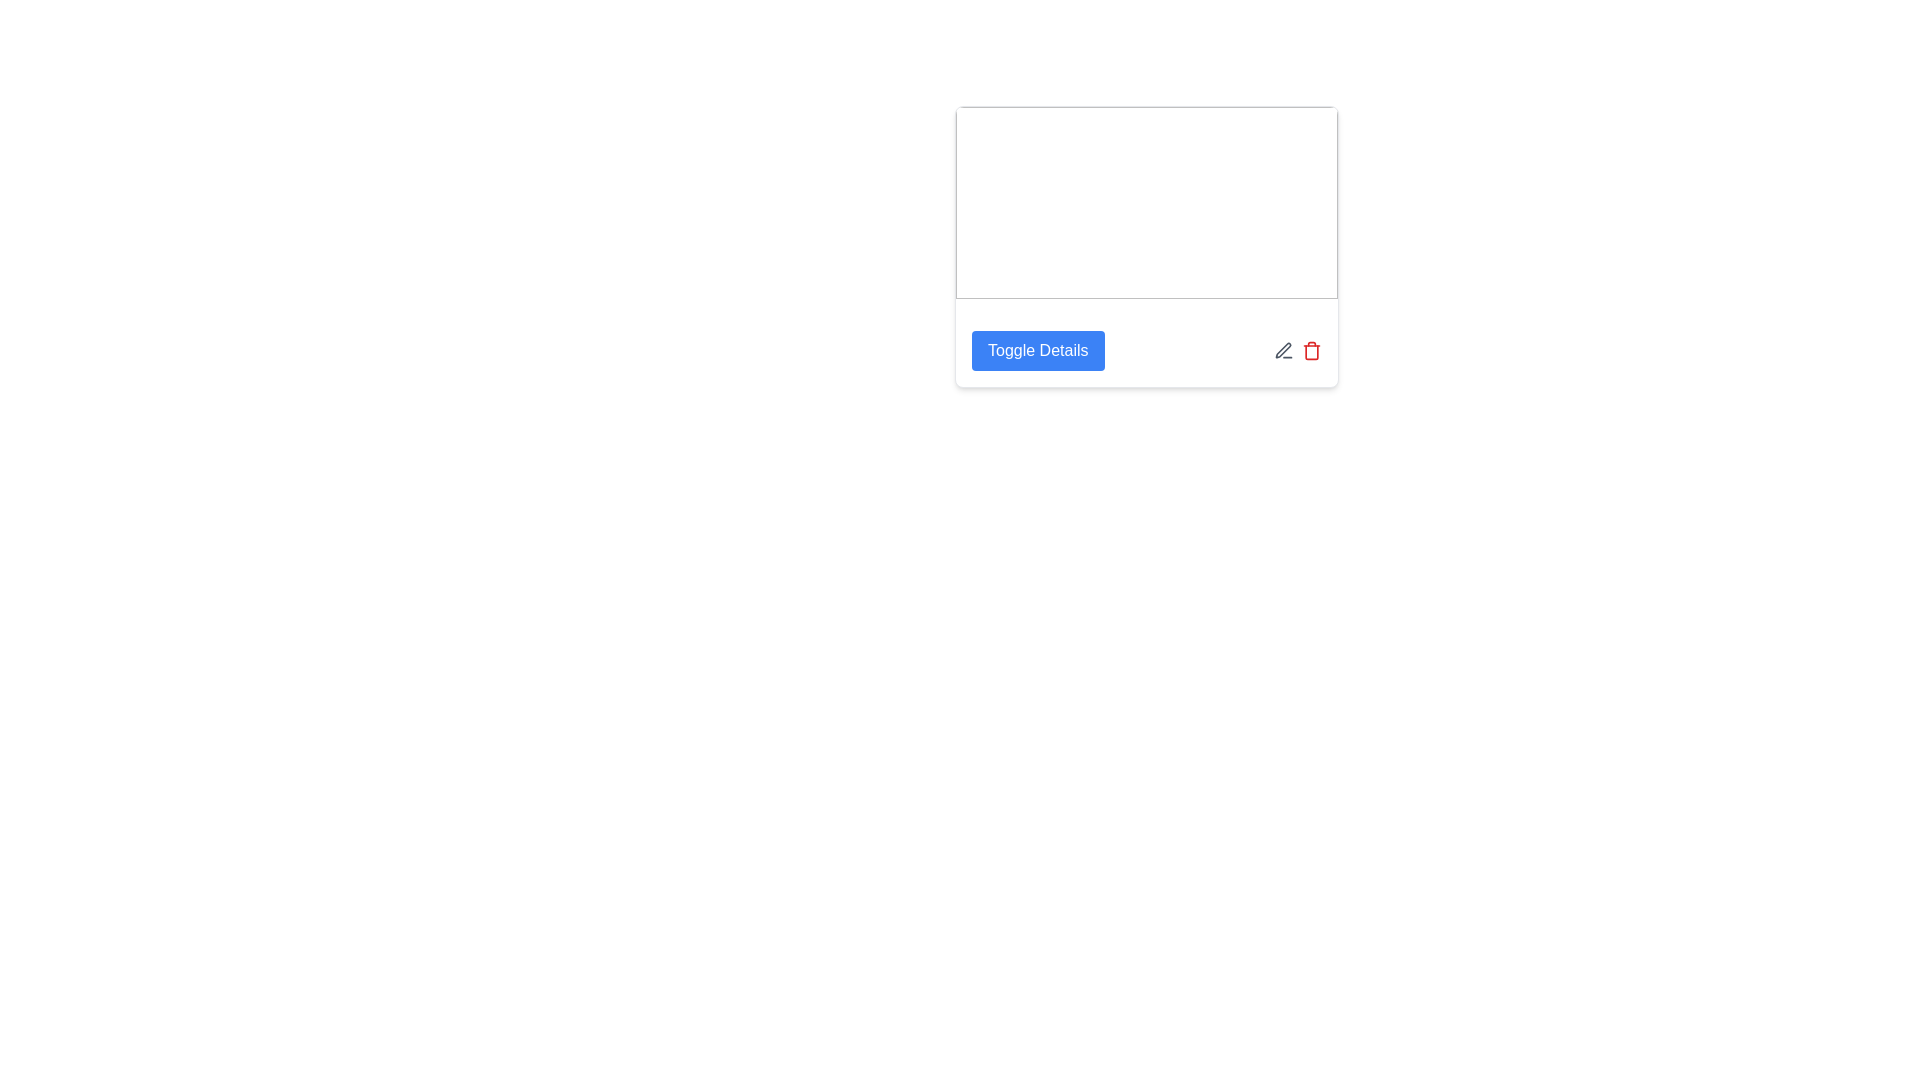 The width and height of the screenshot is (1920, 1080). Describe the element at coordinates (1283, 349) in the screenshot. I see `the pen icon located in the bottom right section of the interface, which is a stylized representation of a writing tool` at that location.